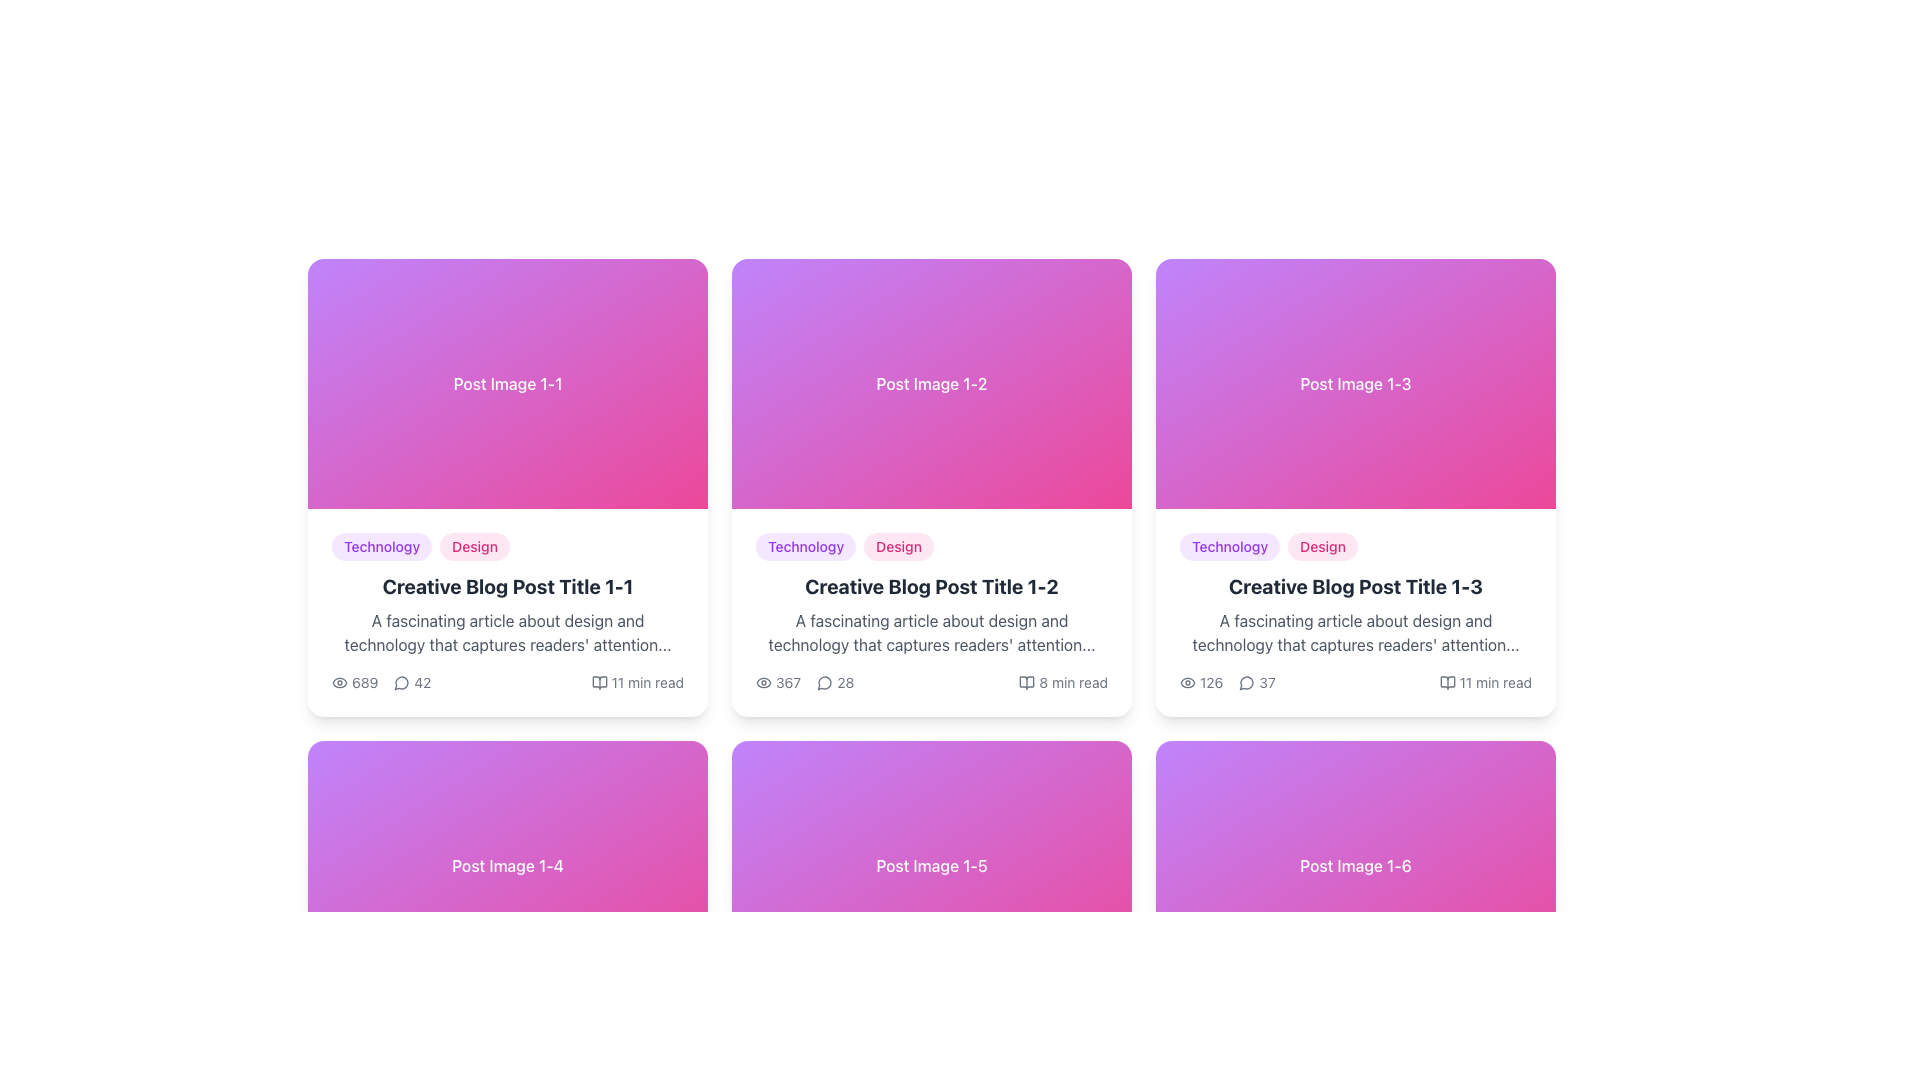  What do you see at coordinates (1246, 682) in the screenshot?
I see `the message bubble icon located within the card for 'Creative Blog Post Title 1-3', which is the second icon from the left in the horizontal row of interaction metrics` at bounding box center [1246, 682].